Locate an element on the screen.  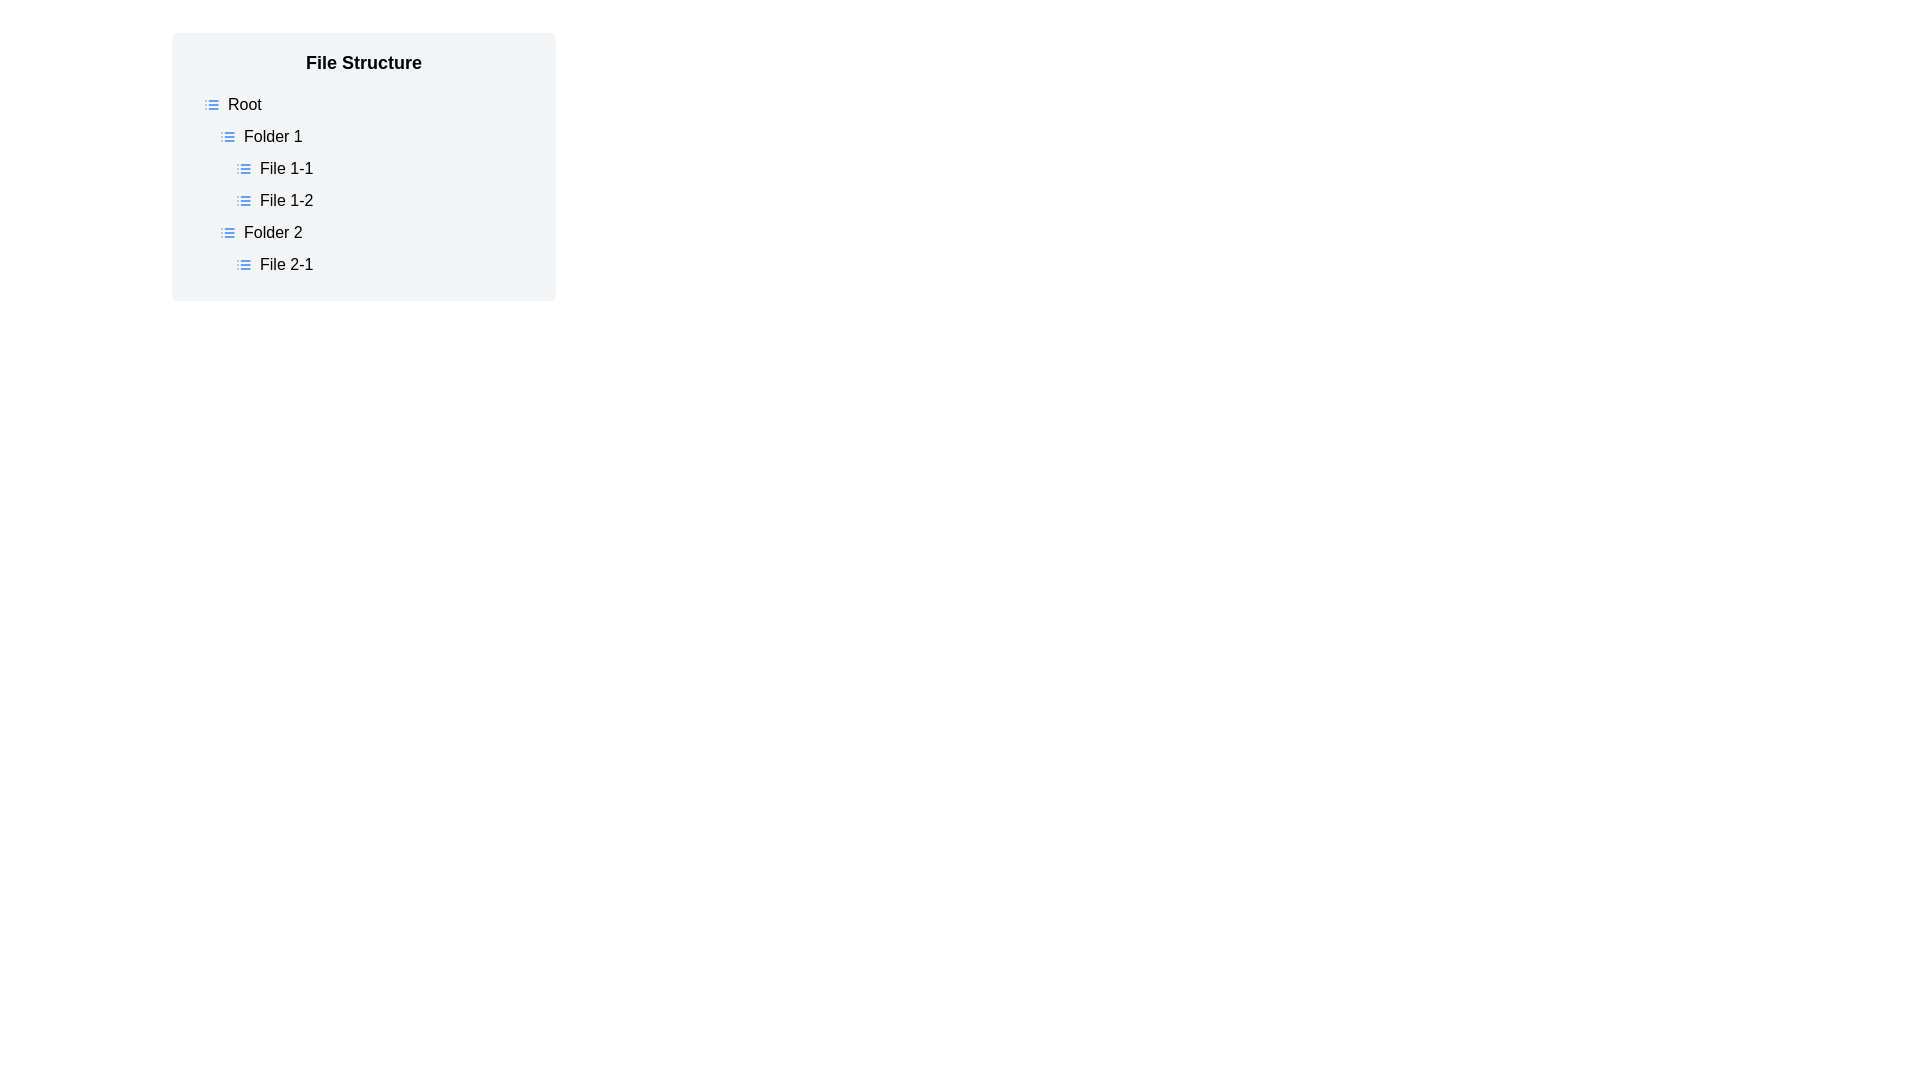
the 'Folder 1' collapsible folder is located at coordinates (379, 168).